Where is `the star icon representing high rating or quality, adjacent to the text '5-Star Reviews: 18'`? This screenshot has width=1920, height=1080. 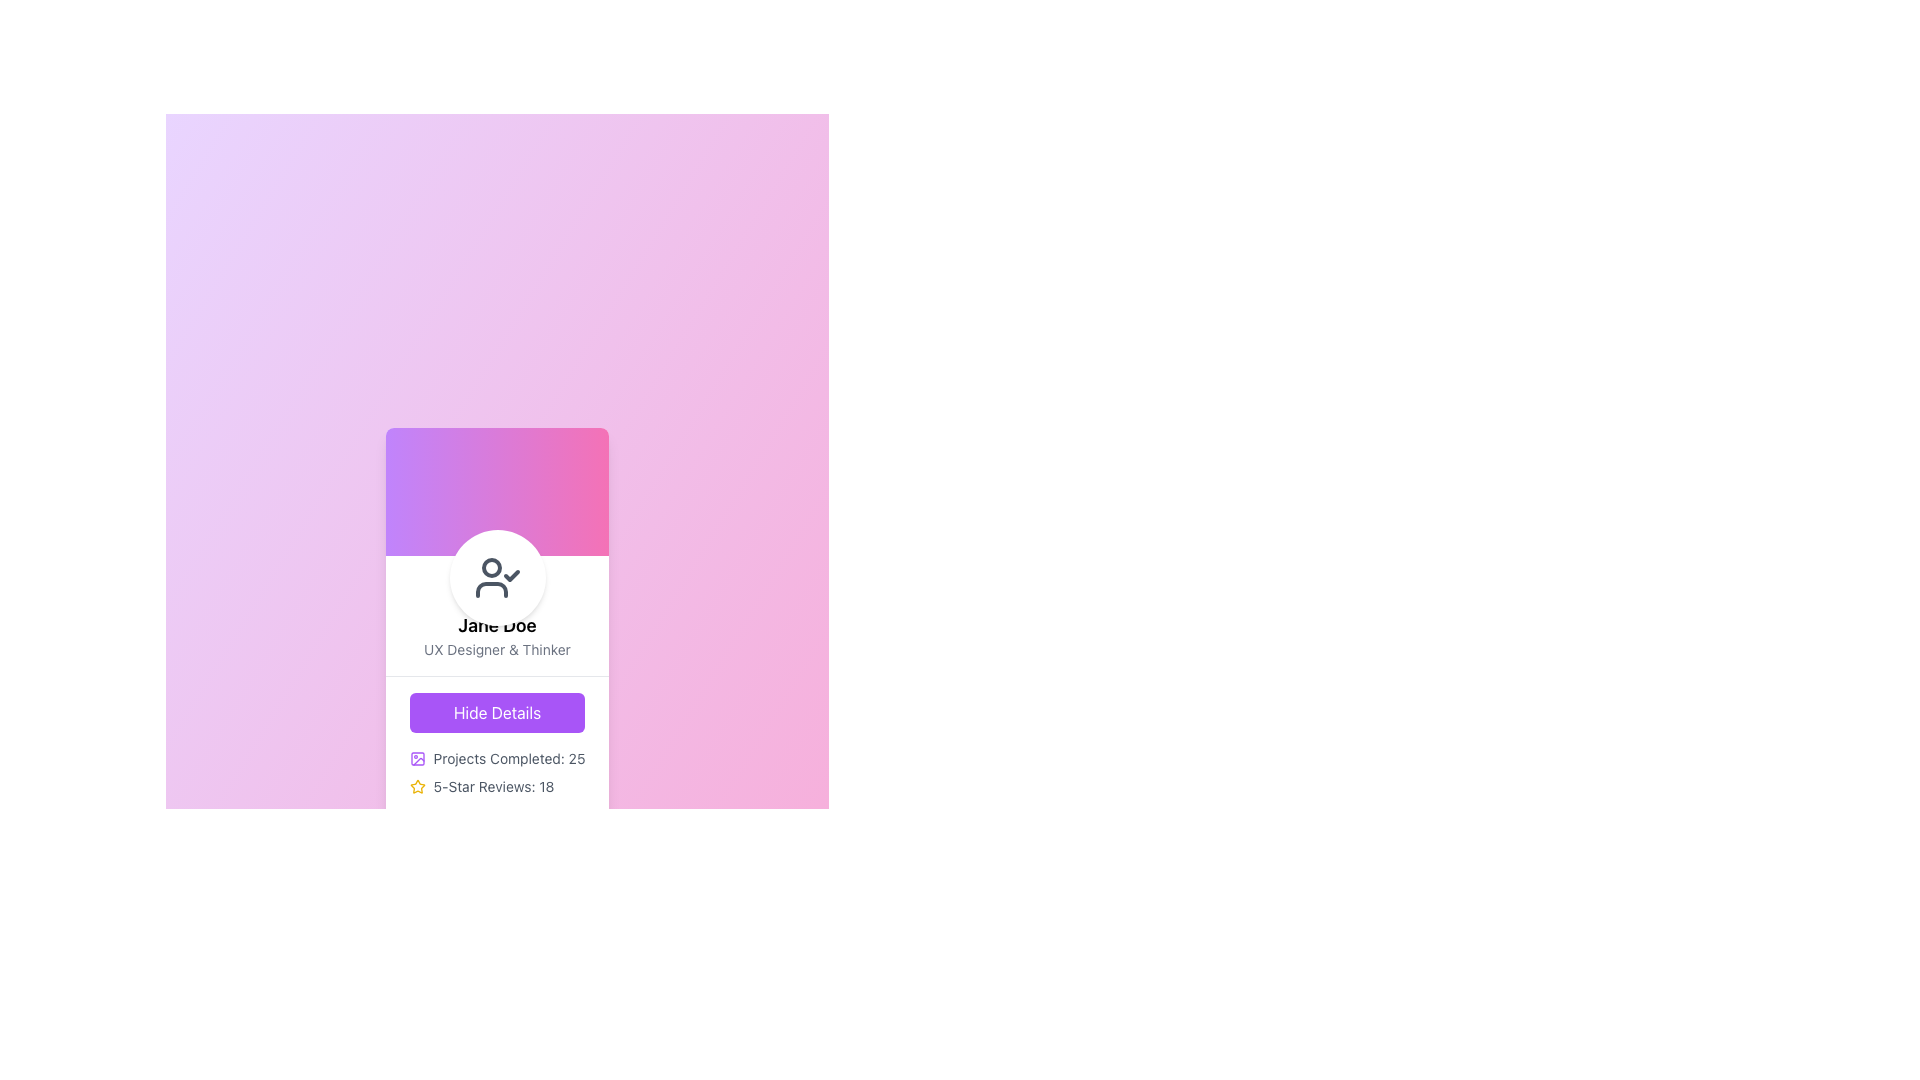
the star icon representing high rating or quality, adjacent to the text '5-Star Reviews: 18' is located at coordinates (416, 785).